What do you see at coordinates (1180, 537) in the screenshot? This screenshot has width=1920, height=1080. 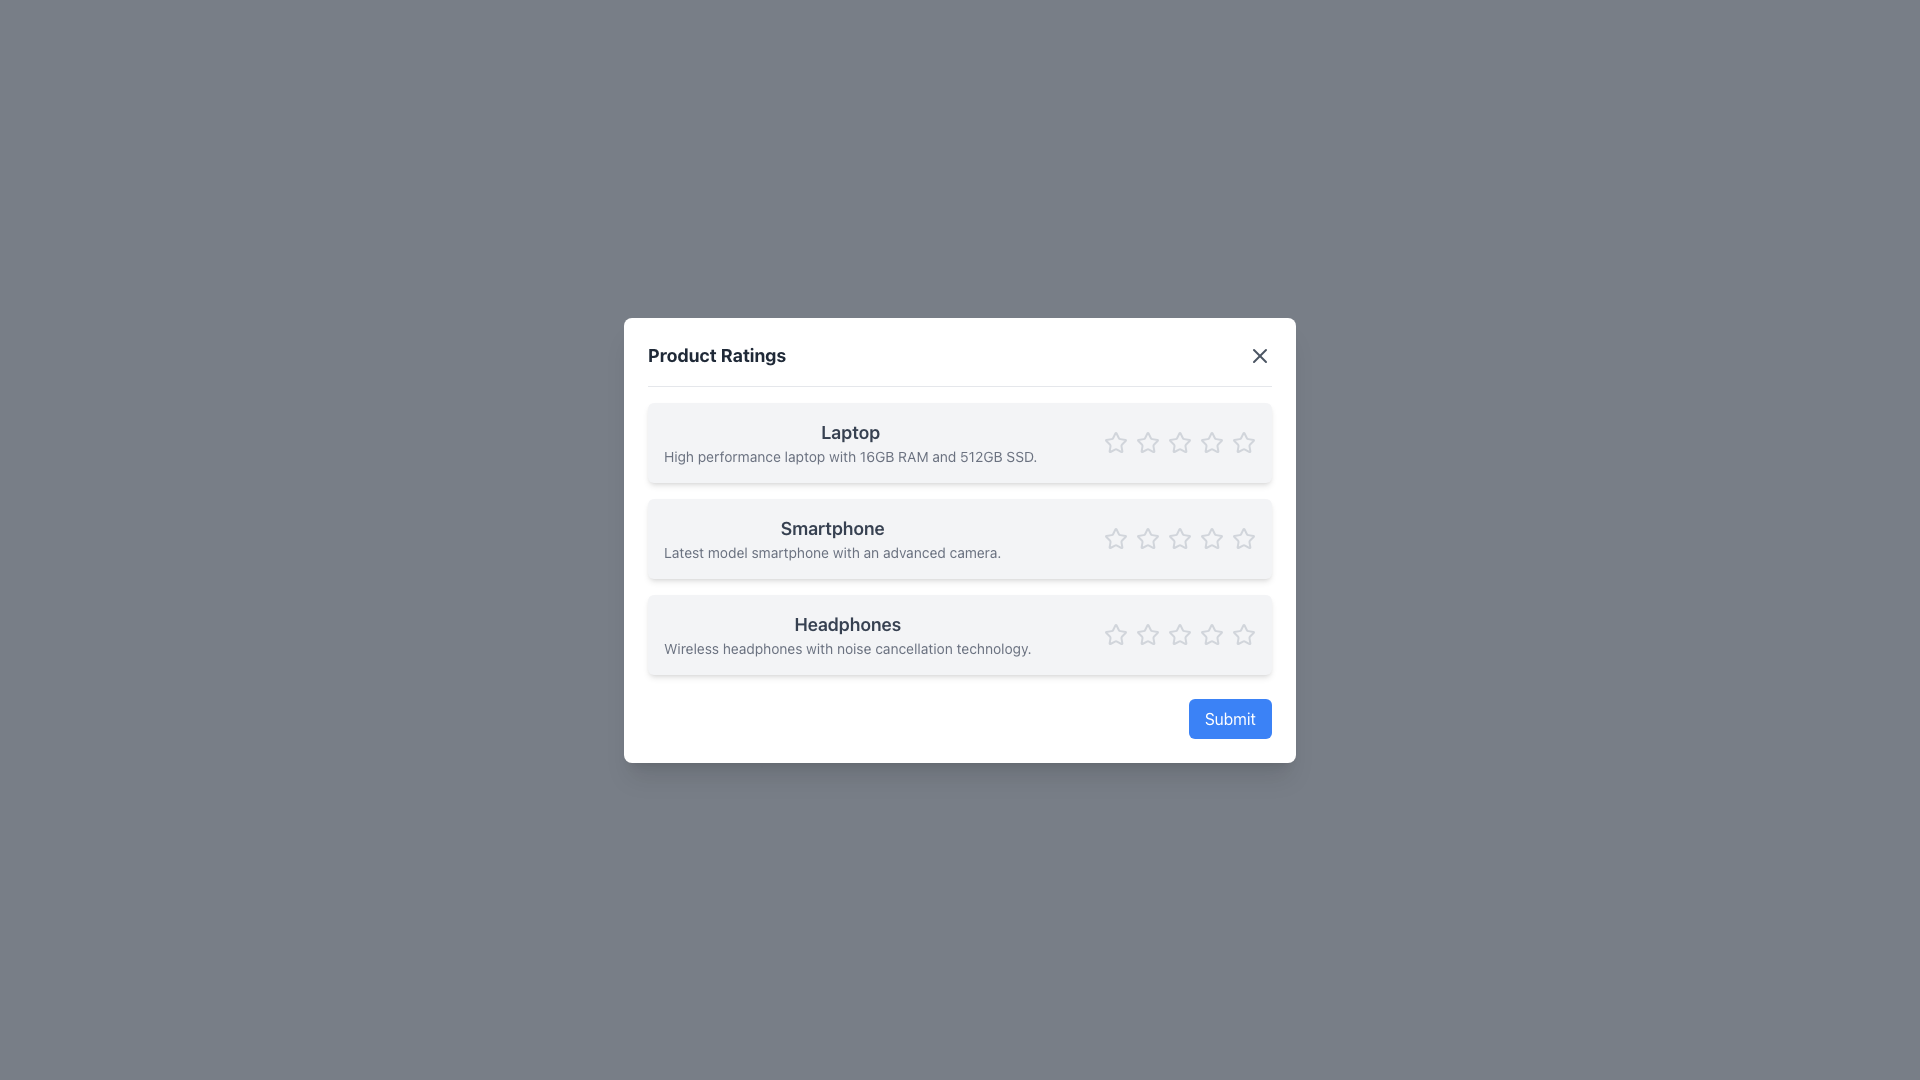 I see `each star icon in the Rating control located to the right of the 'Smartphone' label` at bounding box center [1180, 537].